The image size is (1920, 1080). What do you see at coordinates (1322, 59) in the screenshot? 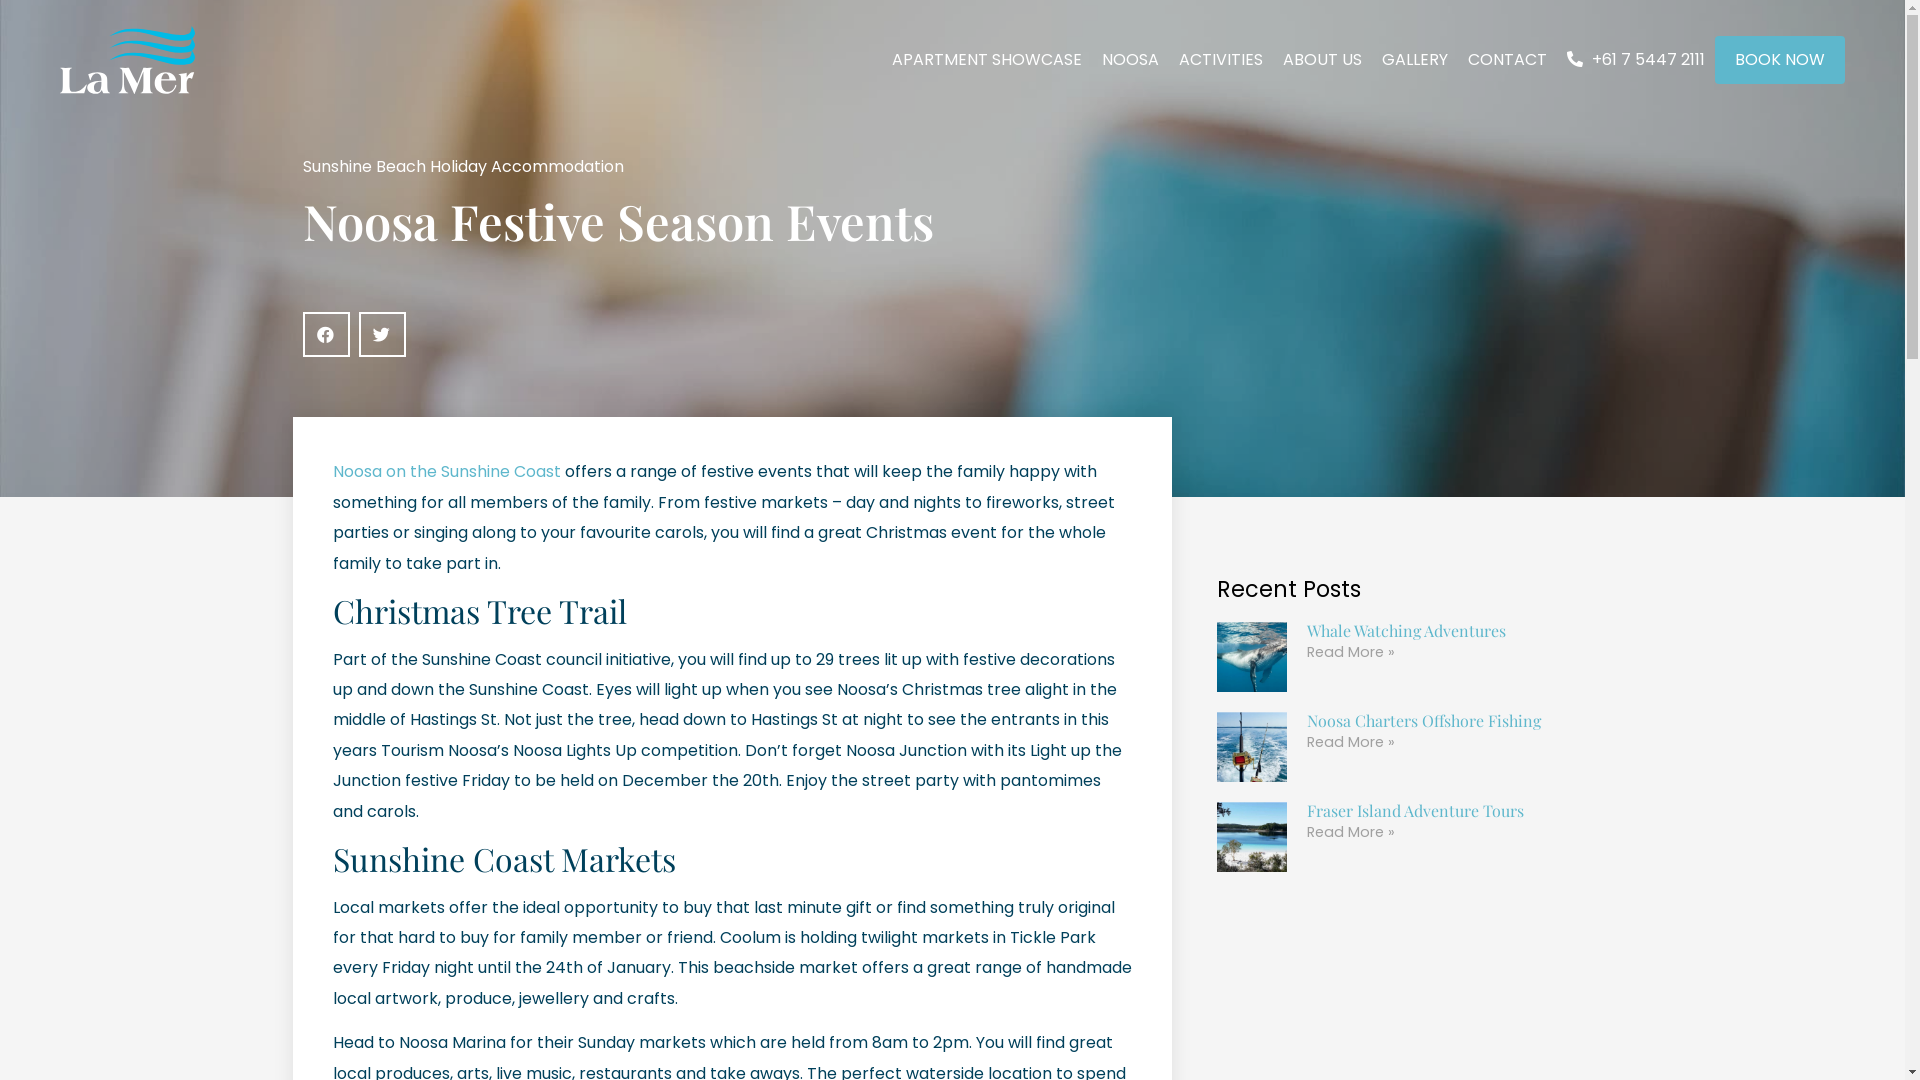
I see `'ABOUT US'` at bounding box center [1322, 59].